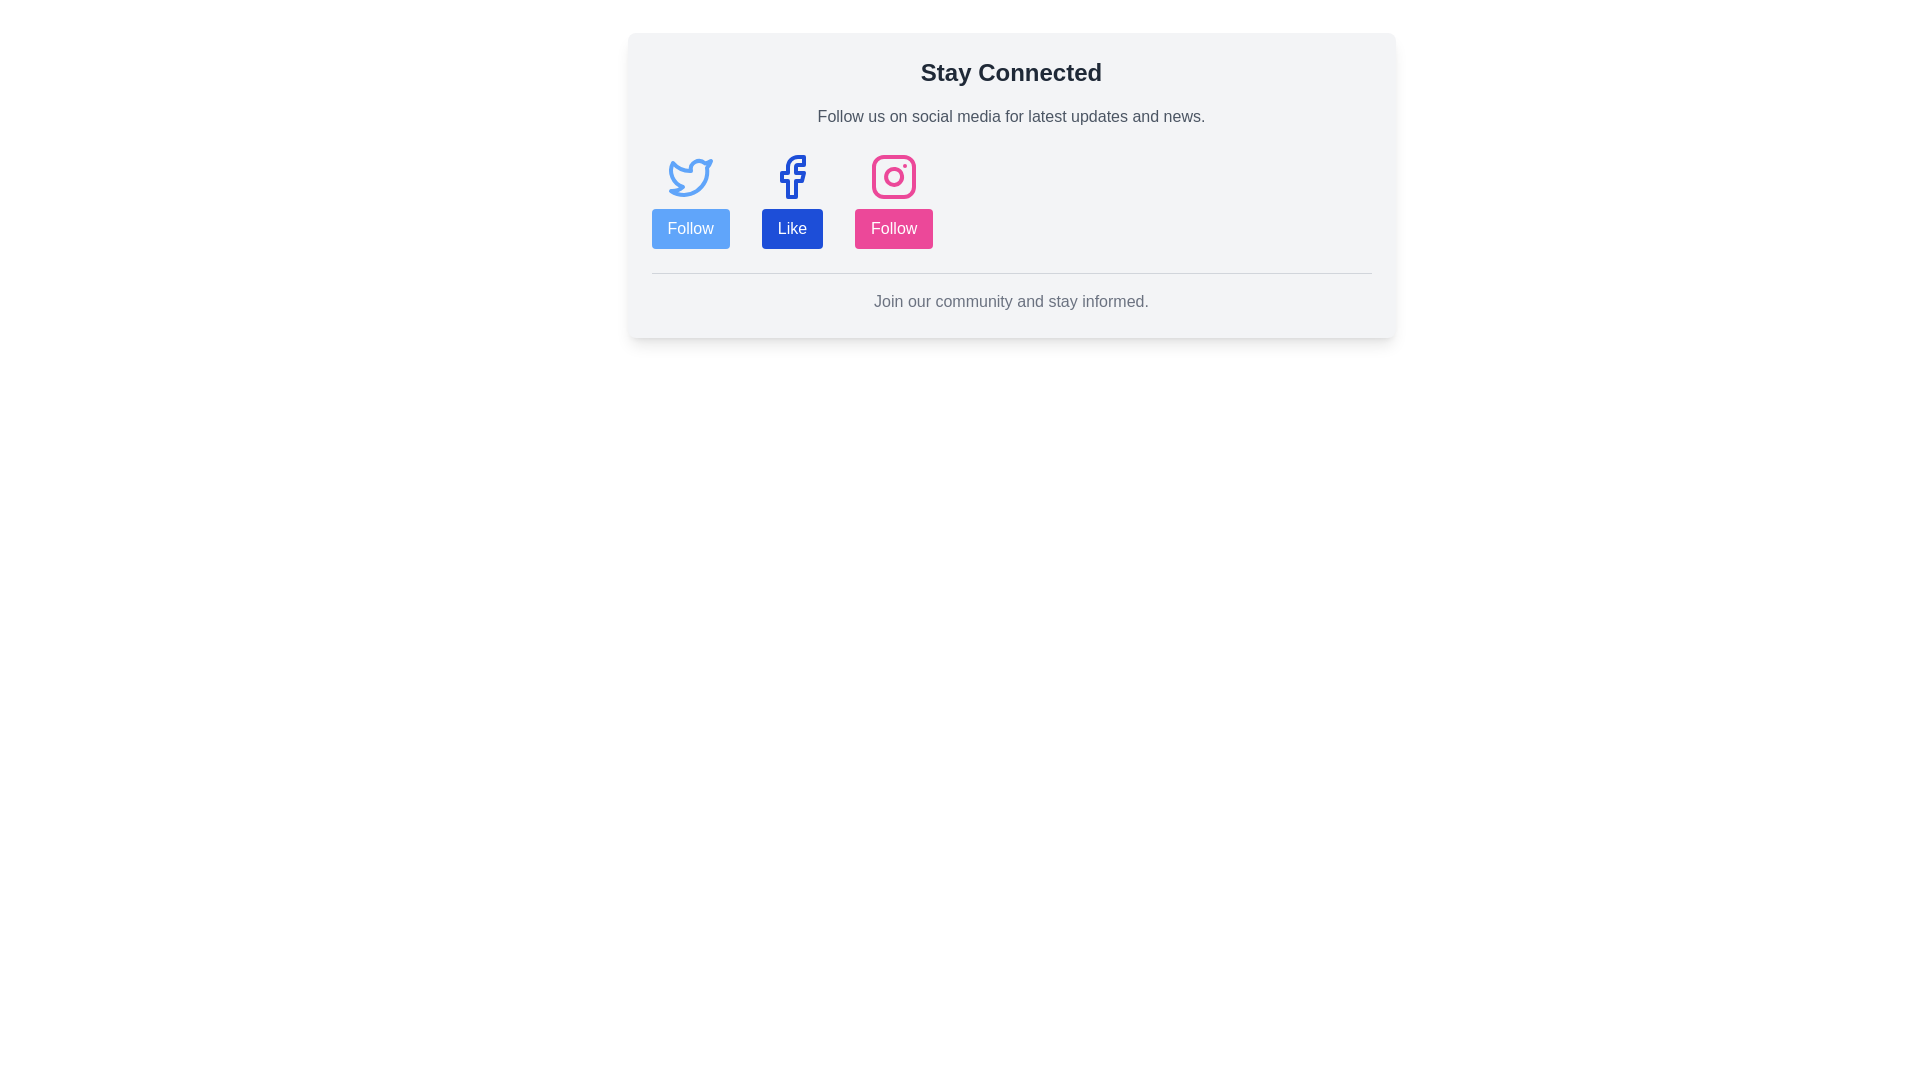  What do you see at coordinates (893, 227) in the screenshot?
I see `the Instagram follow button located below the Instagram logo within the 'Stay Connected' panel` at bounding box center [893, 227].